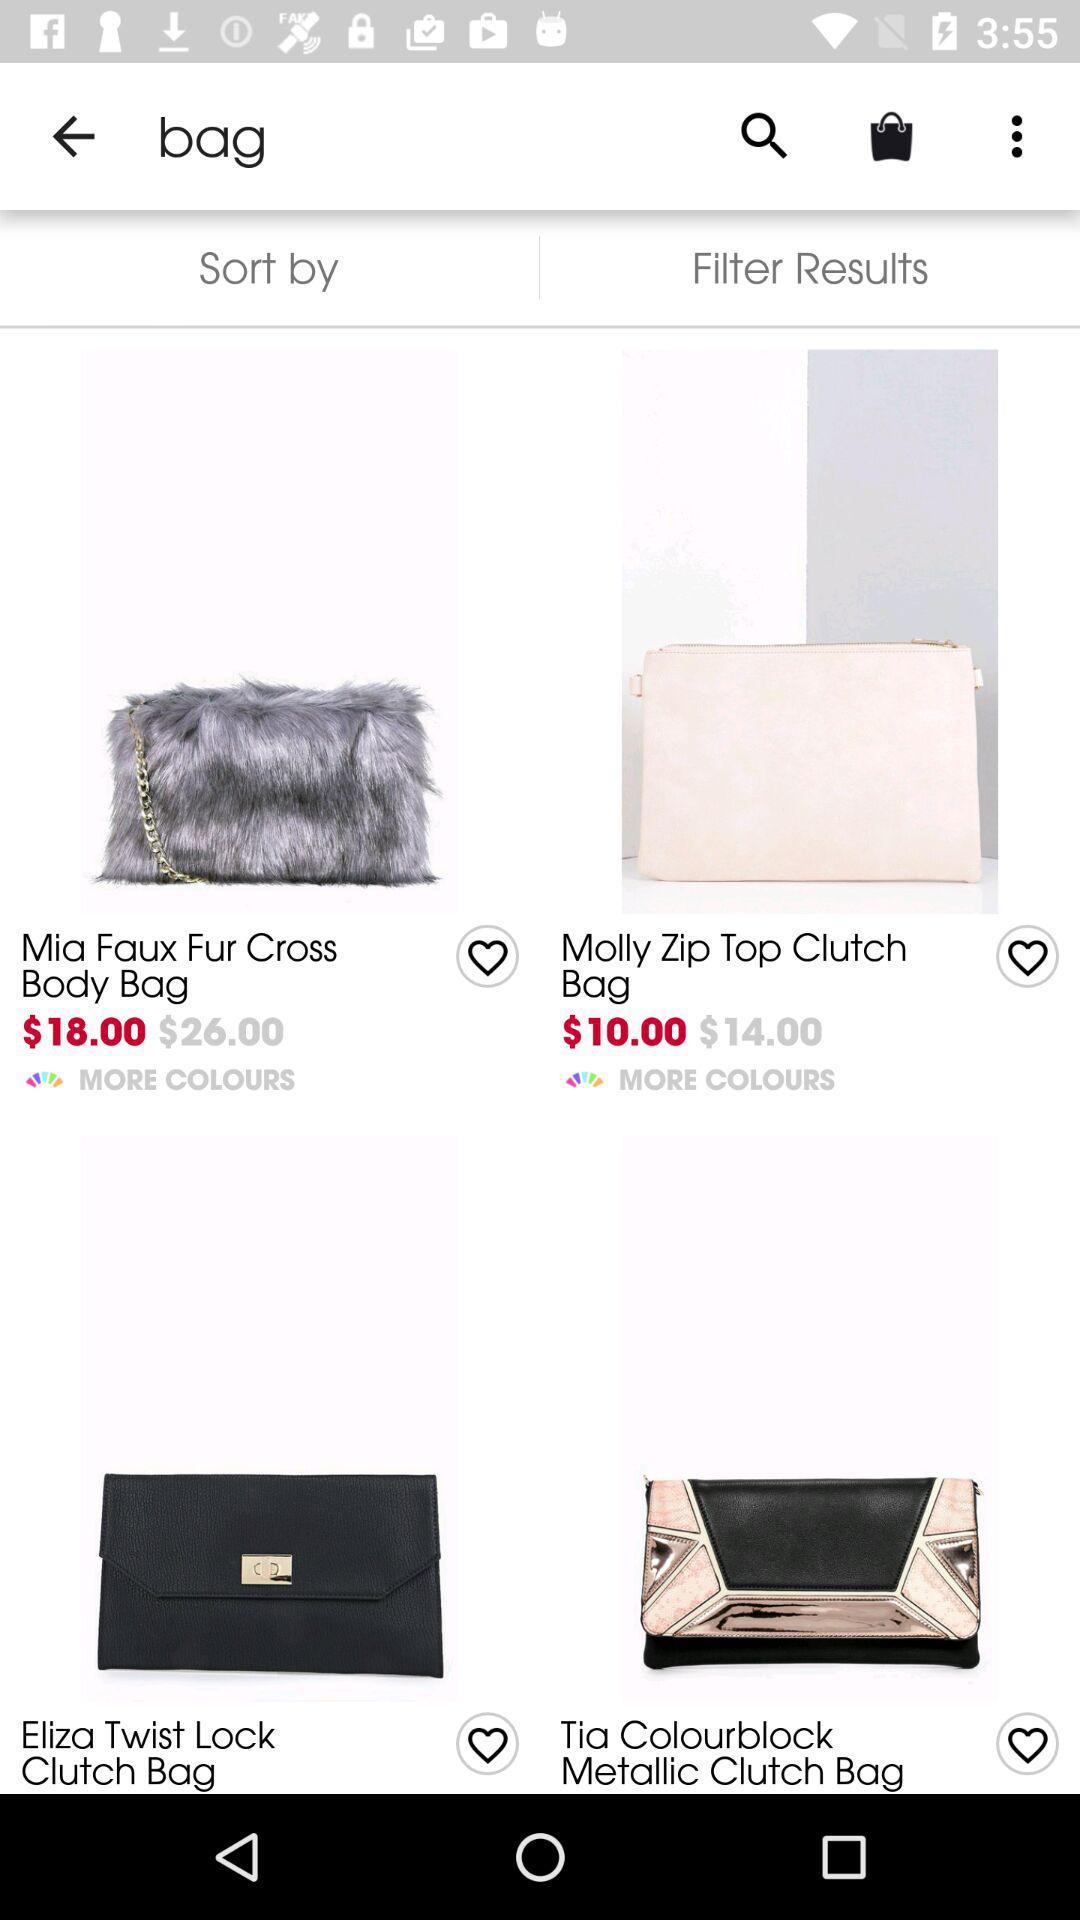  What do you see at coordinates (1027, 1742) in the screenshot?
I see `toggles a love option for the item` at bounding box center [1027, 1742].